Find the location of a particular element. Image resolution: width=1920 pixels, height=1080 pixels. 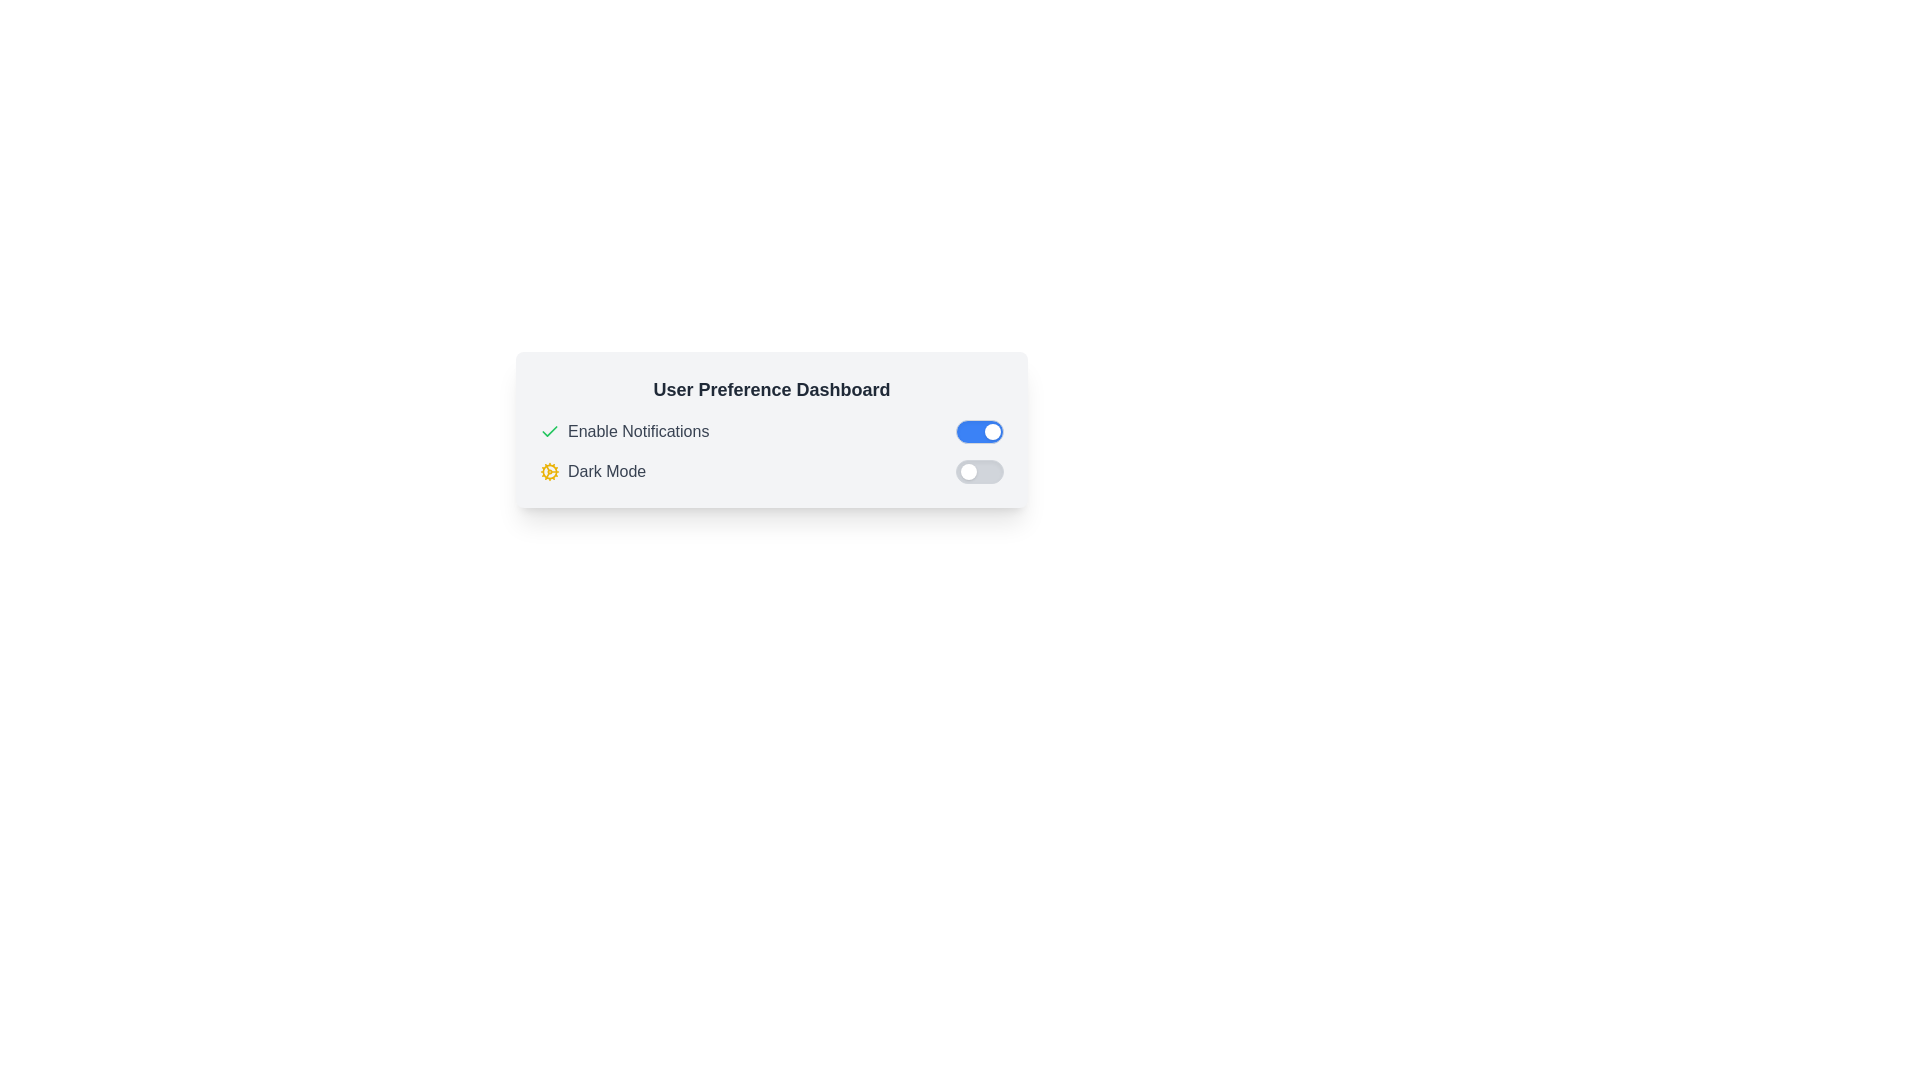

the 'Dark Mode' label and icon pair, which features a yellow sun-like icon with gear-like edges and dark gray text, located in the lower-left corner of the settings panel as the second item in the vertical list is located at coordinates (592, 471).